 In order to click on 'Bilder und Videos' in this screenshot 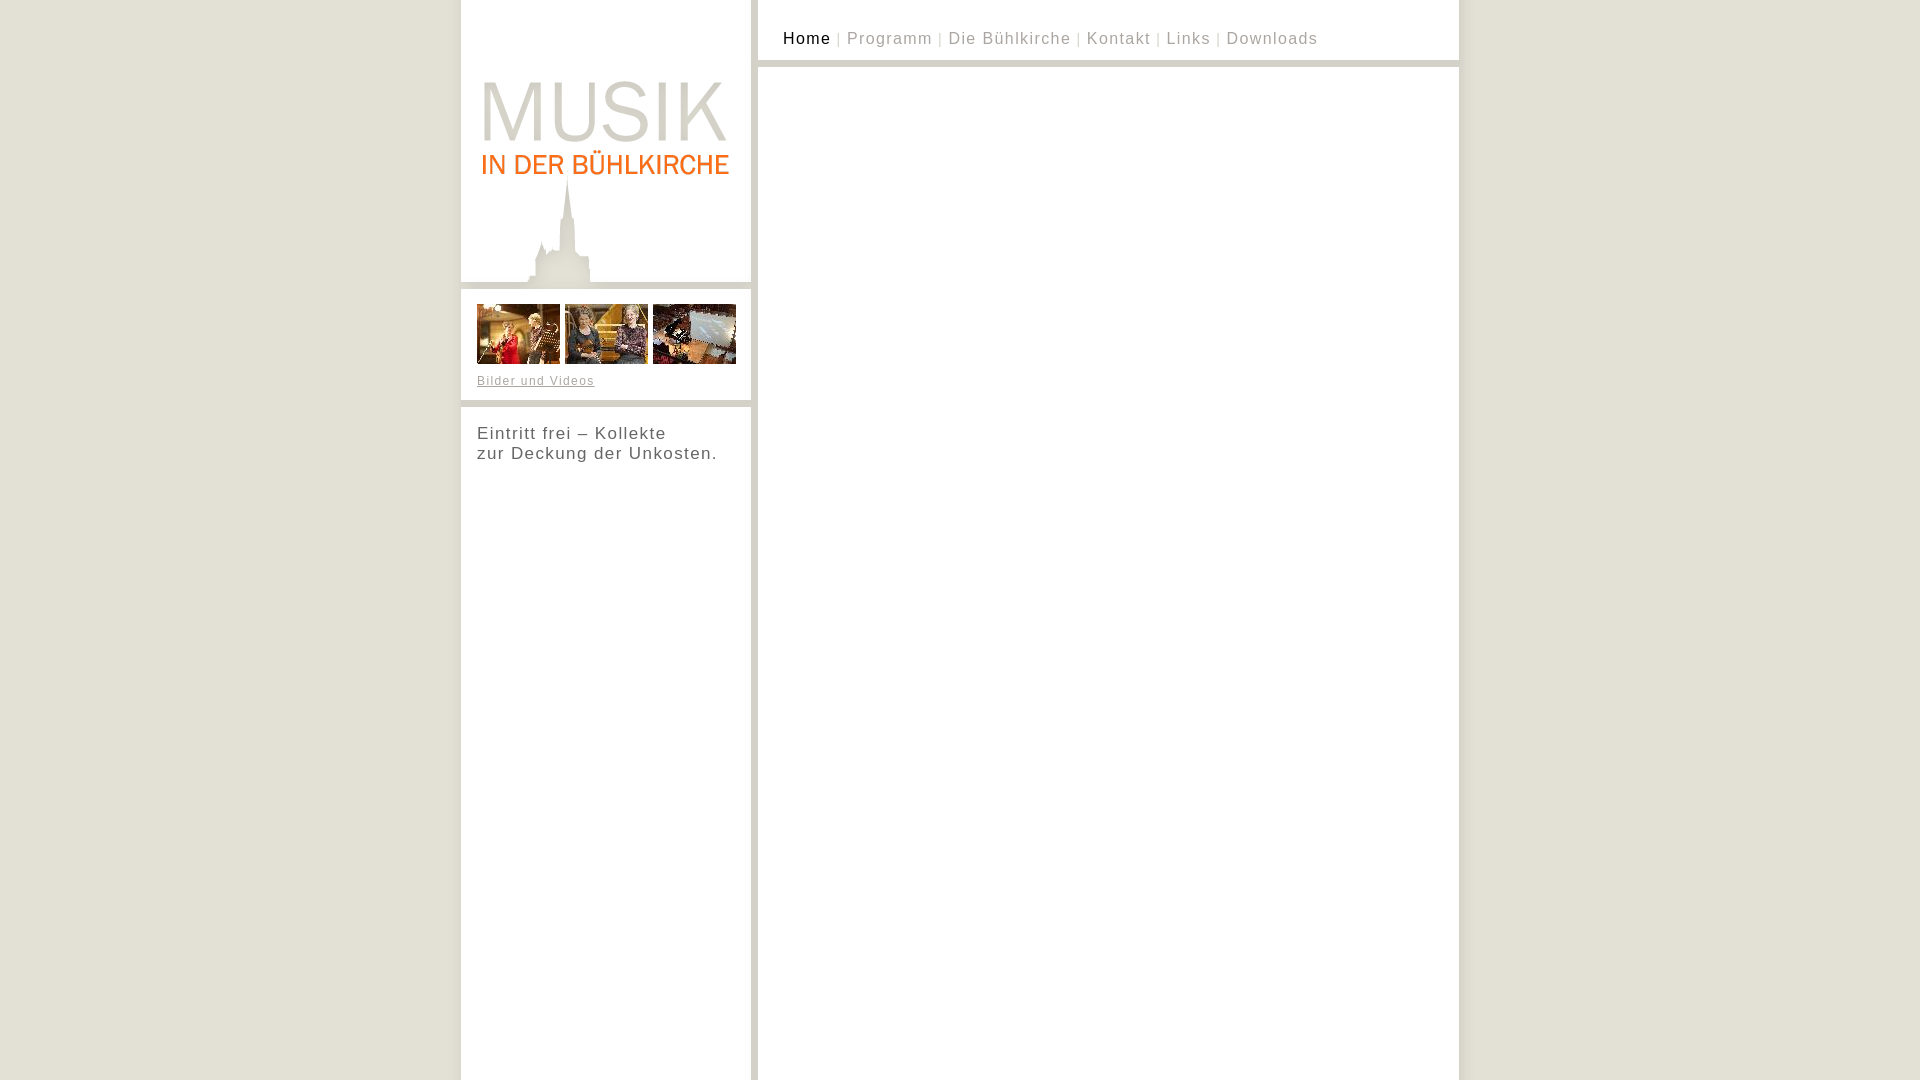, I will do `click(475, 381)`.